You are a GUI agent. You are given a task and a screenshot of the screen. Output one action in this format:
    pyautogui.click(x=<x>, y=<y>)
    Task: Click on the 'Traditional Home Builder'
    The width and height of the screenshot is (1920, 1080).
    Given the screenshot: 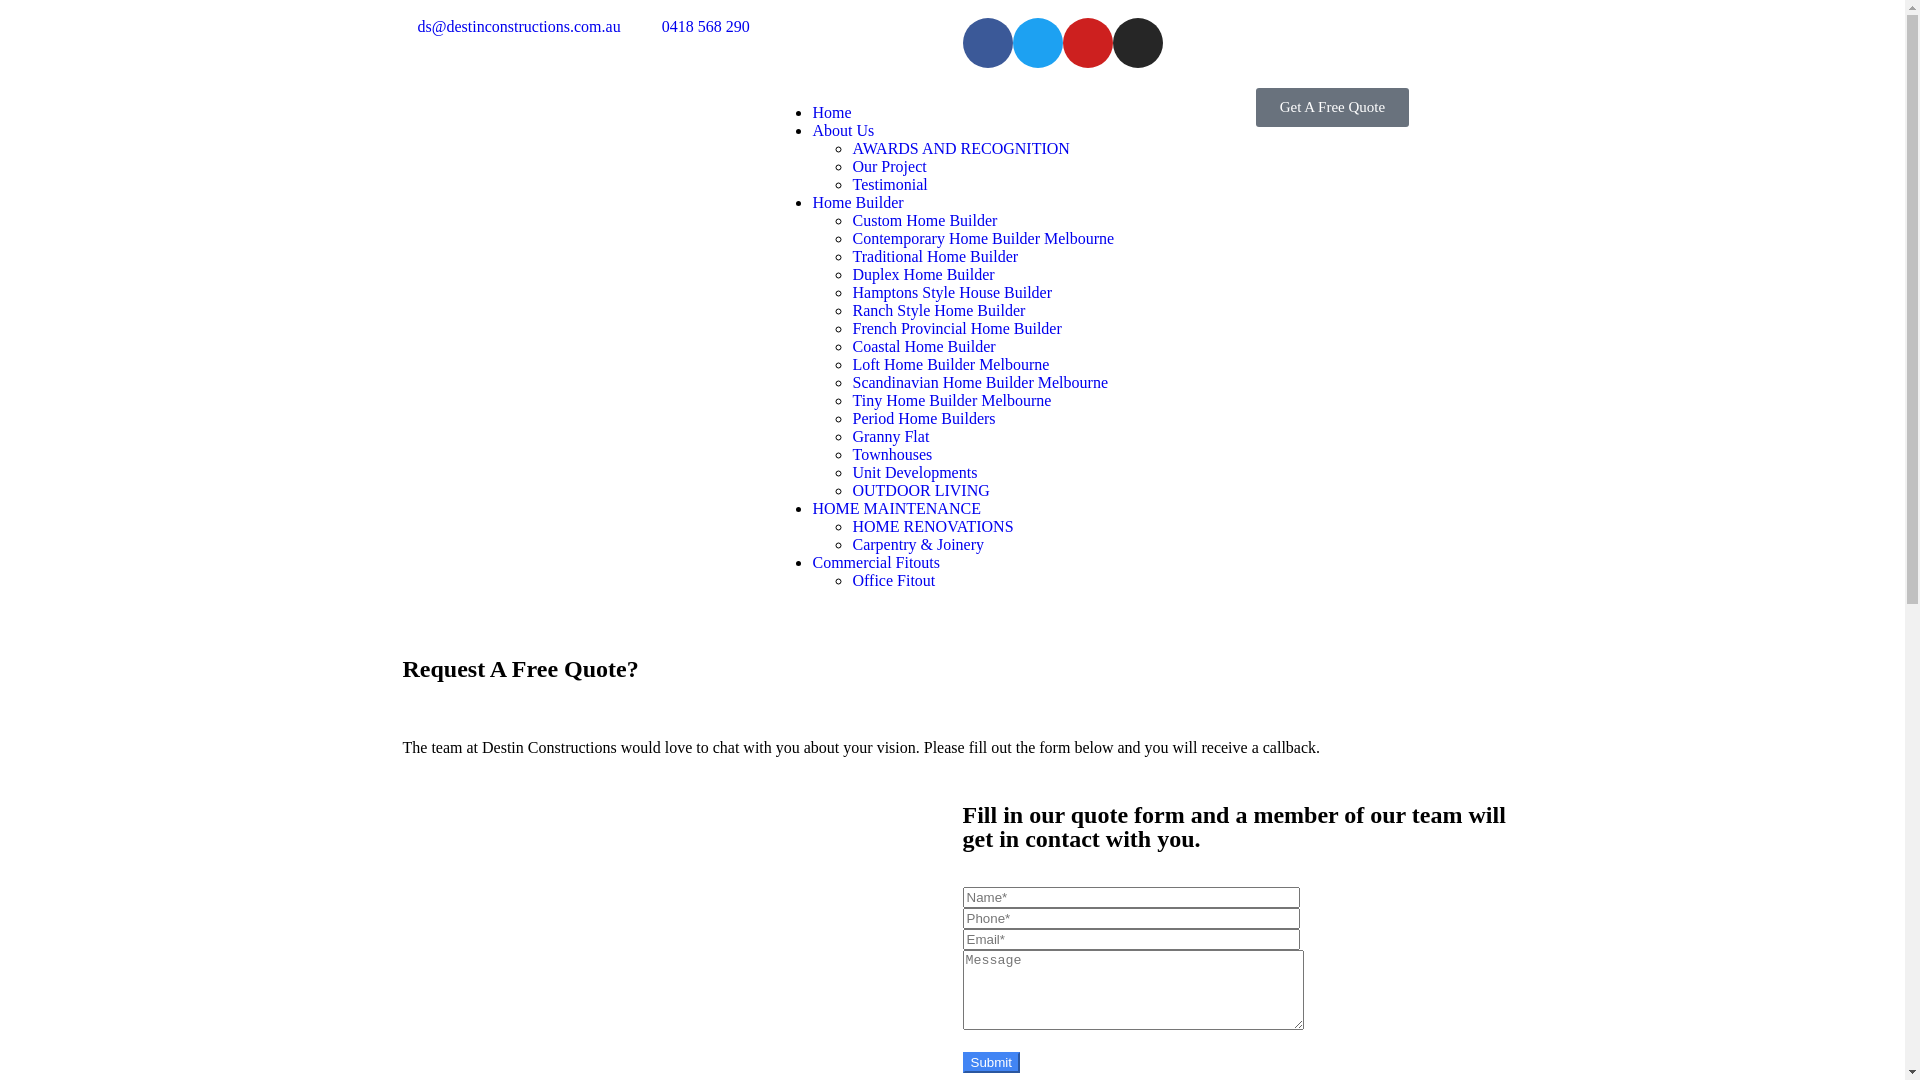 What is the action you would take?
    pyautogui.click(x=934, y=255)
    